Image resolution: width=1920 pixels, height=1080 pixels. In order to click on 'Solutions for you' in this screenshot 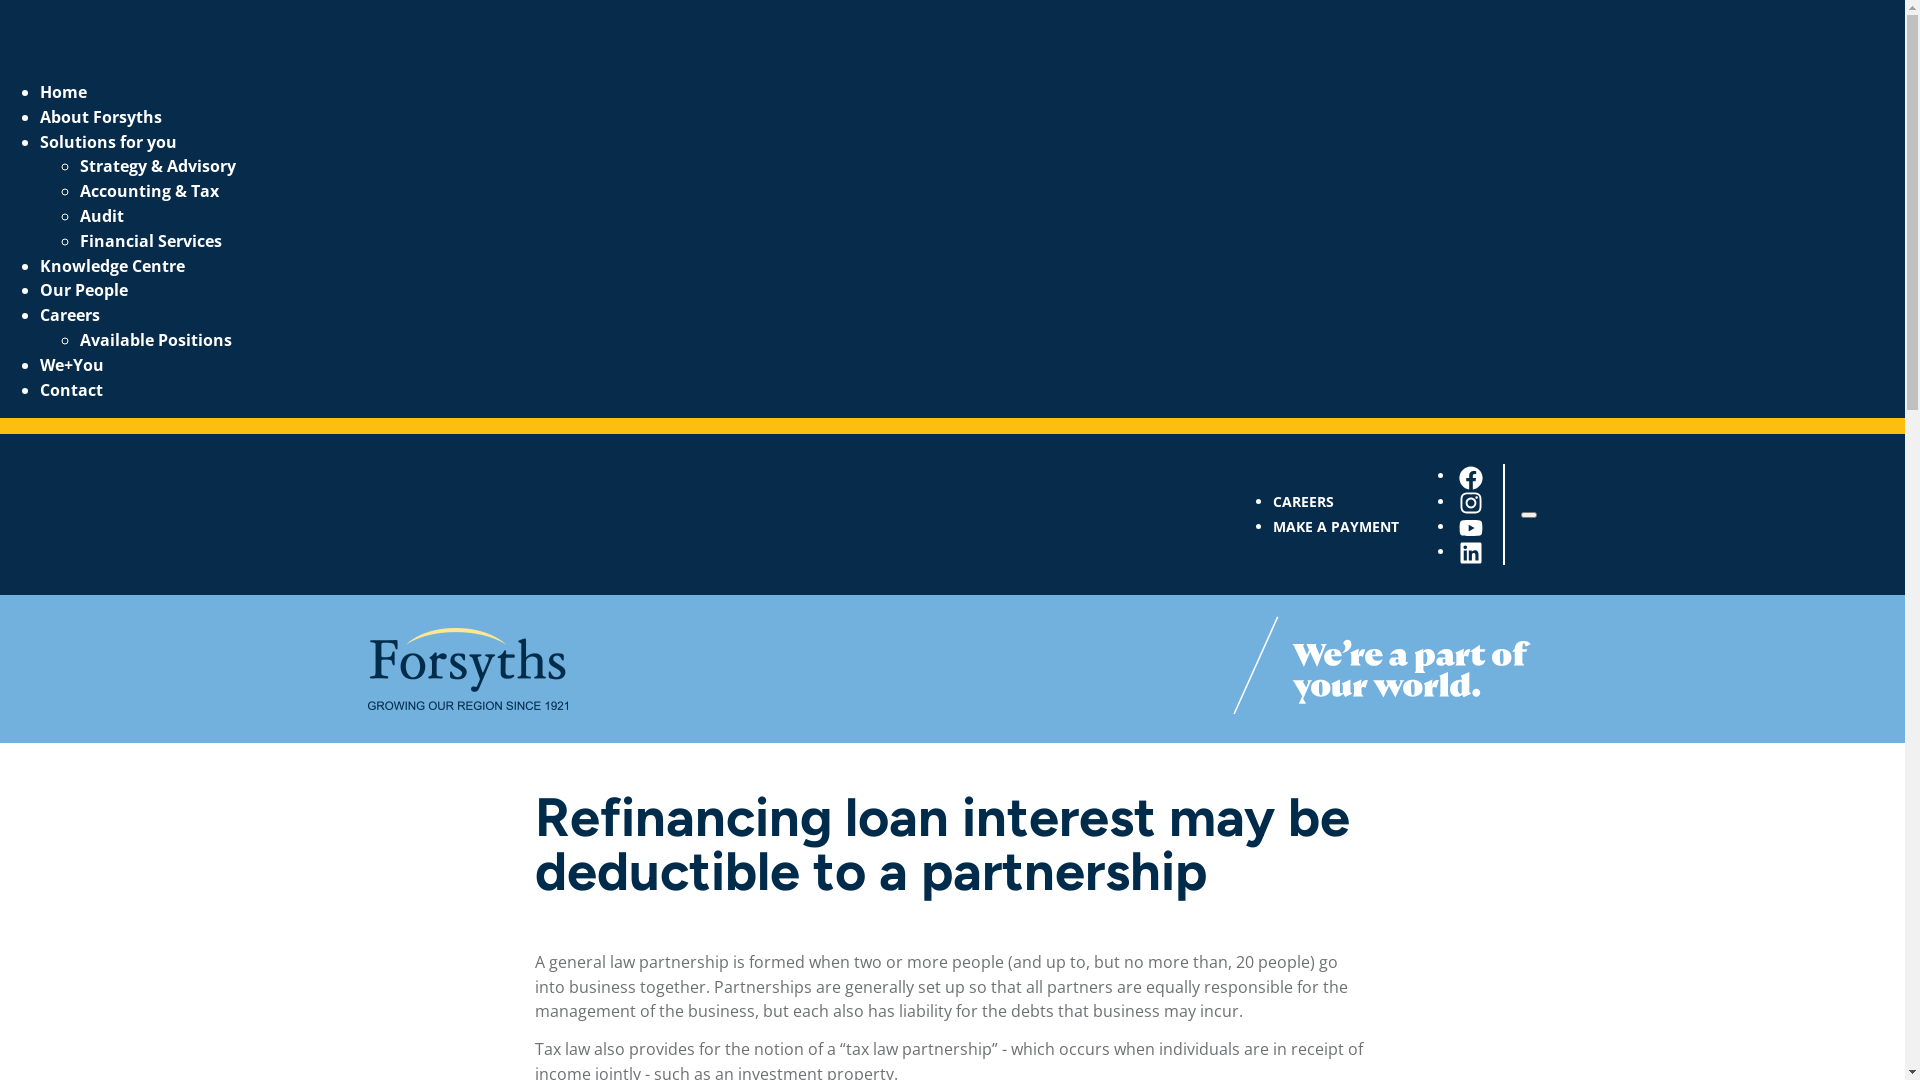, I will do `click(107, 141)`.